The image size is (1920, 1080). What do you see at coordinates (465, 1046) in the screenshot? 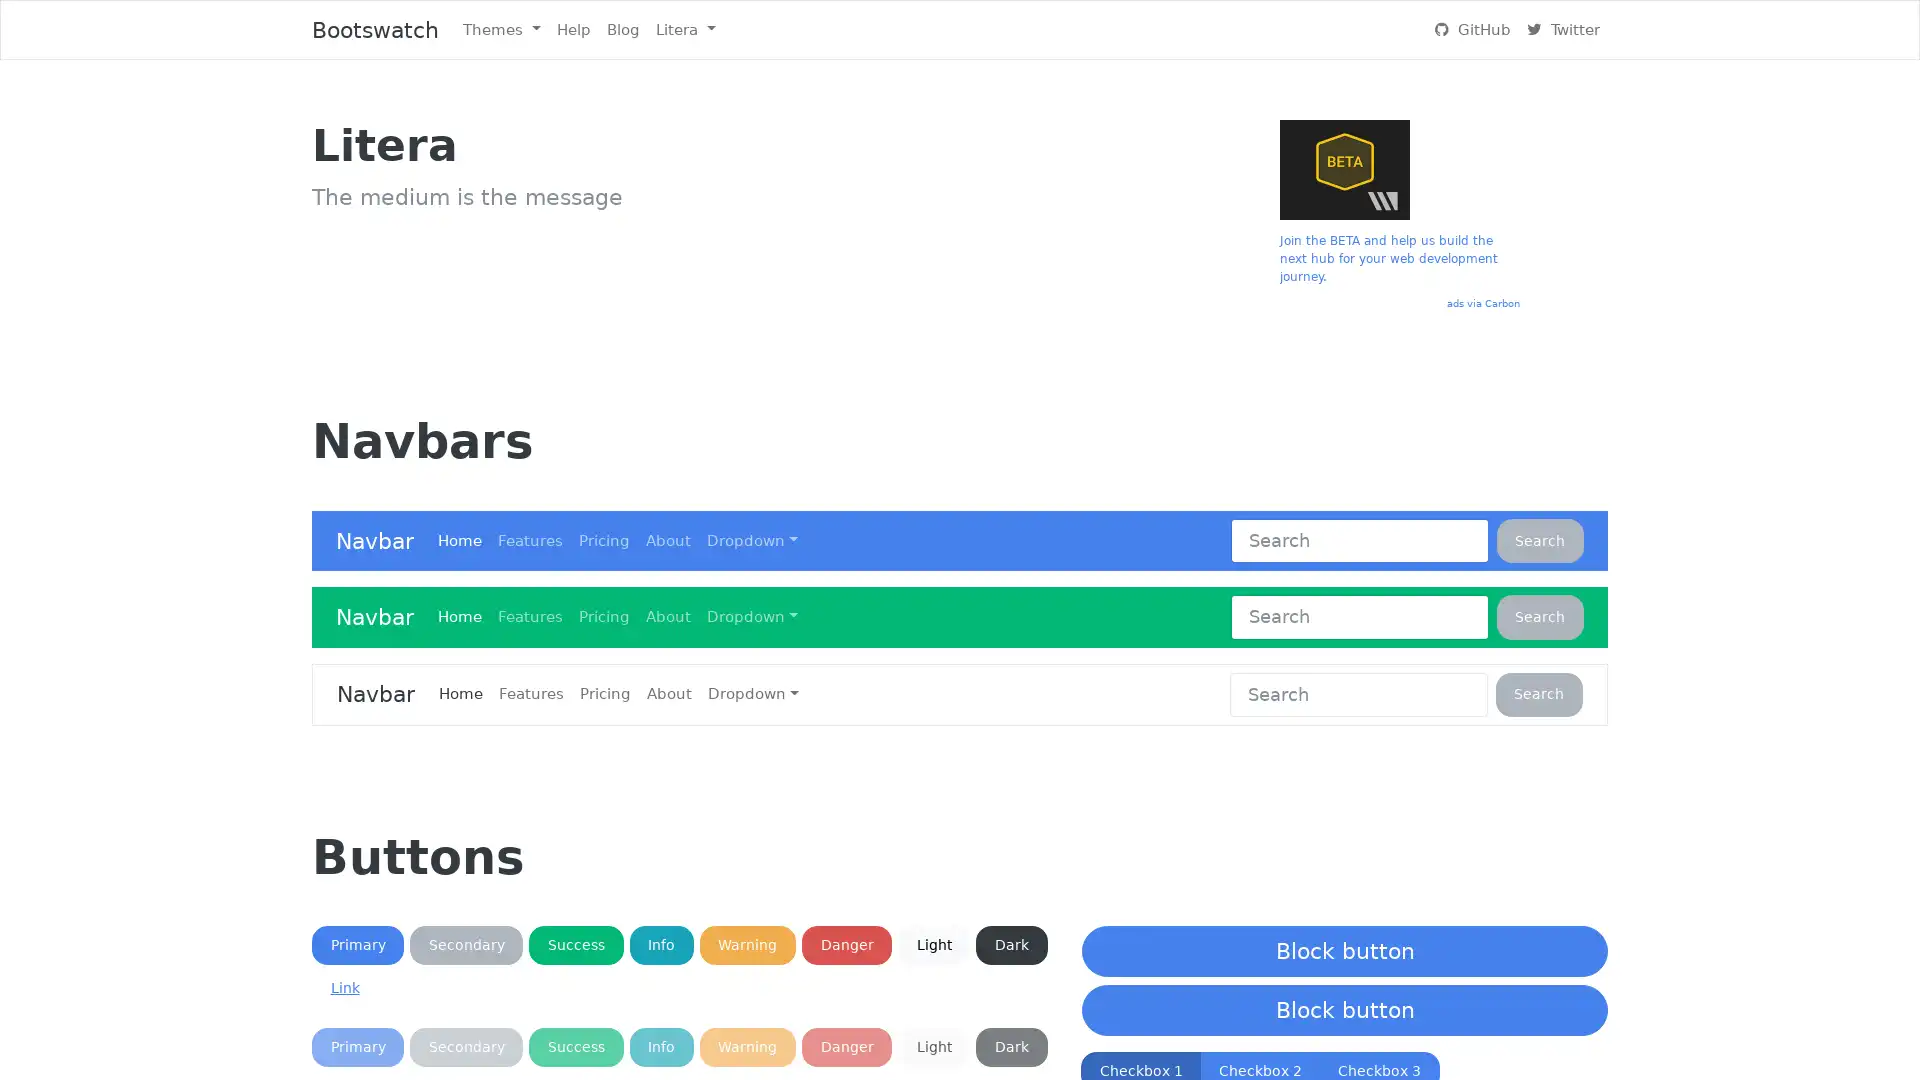
I see `Secondary` at bounding box center [465, 1046].